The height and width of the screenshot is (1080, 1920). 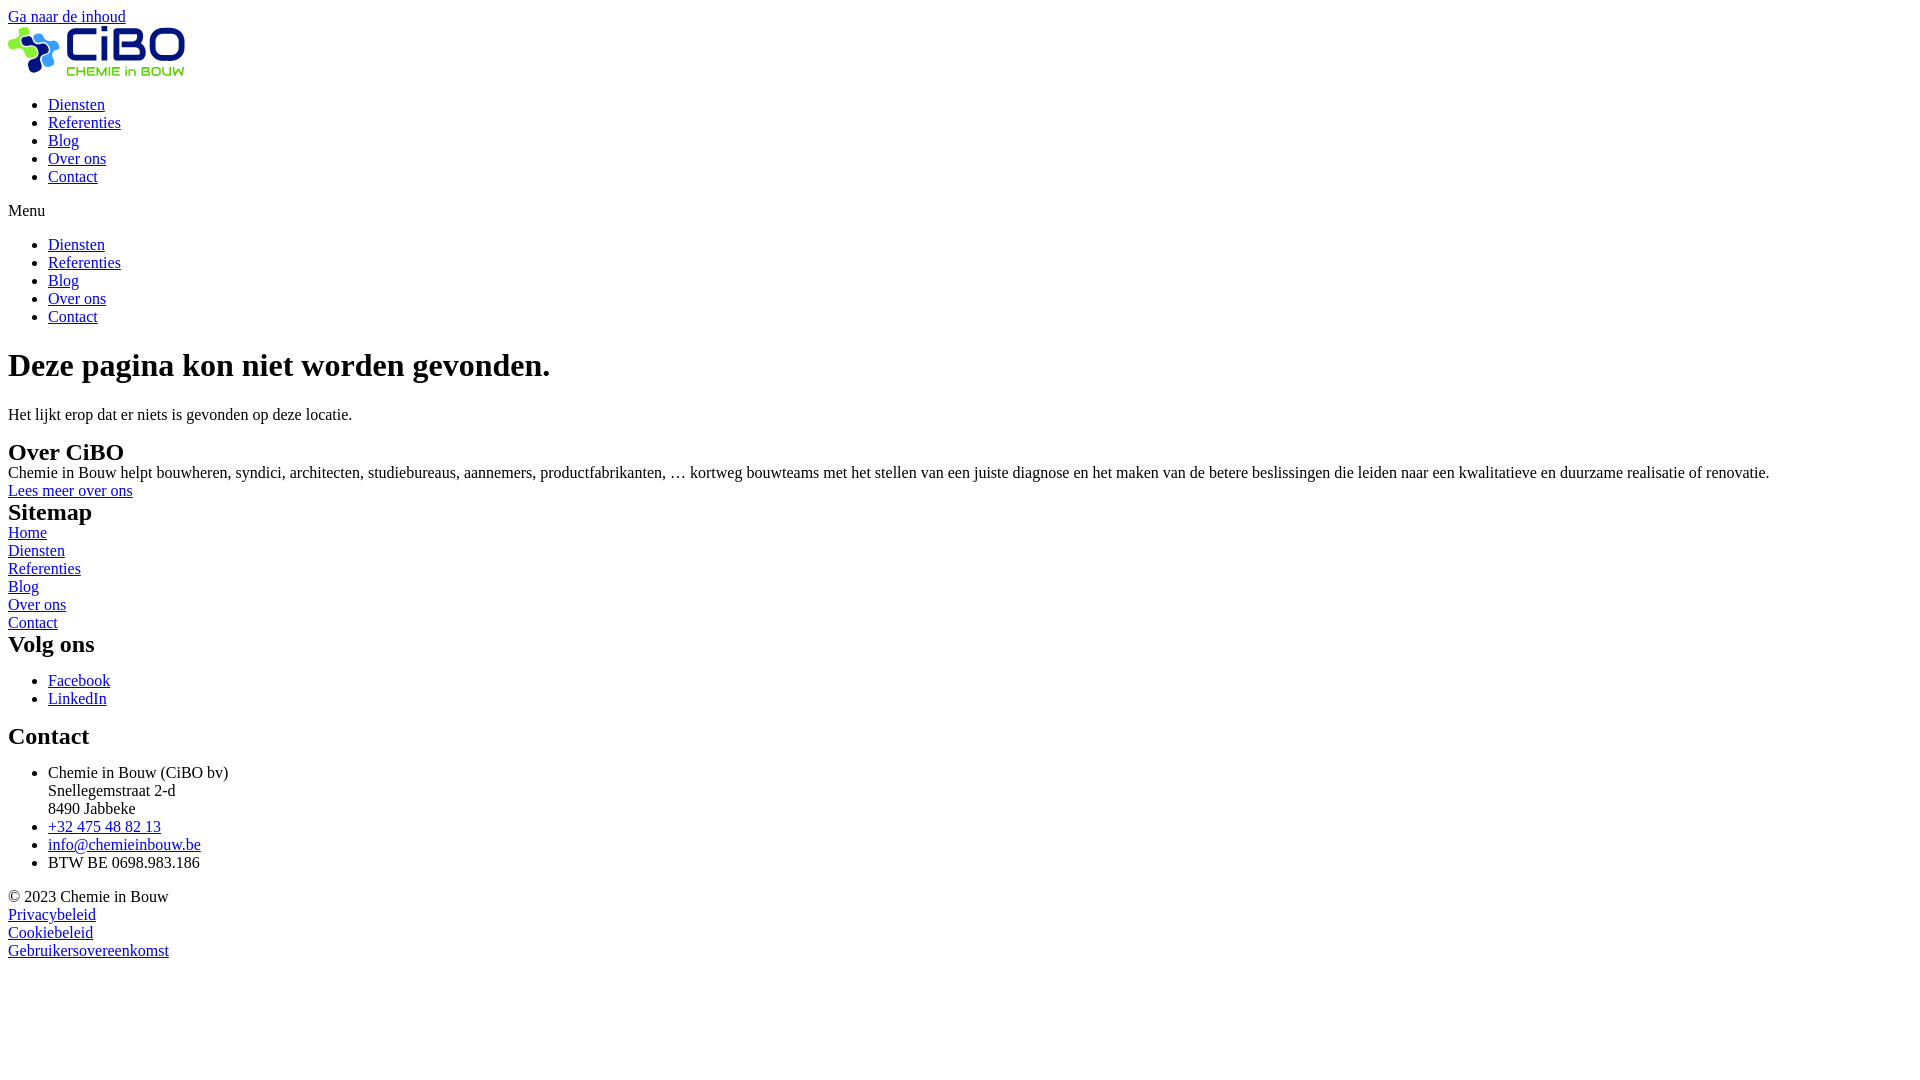 What do you see at coordinates (72, 175) in the screenshot?
I see `'Contact'` at bounding box center [72, 175].